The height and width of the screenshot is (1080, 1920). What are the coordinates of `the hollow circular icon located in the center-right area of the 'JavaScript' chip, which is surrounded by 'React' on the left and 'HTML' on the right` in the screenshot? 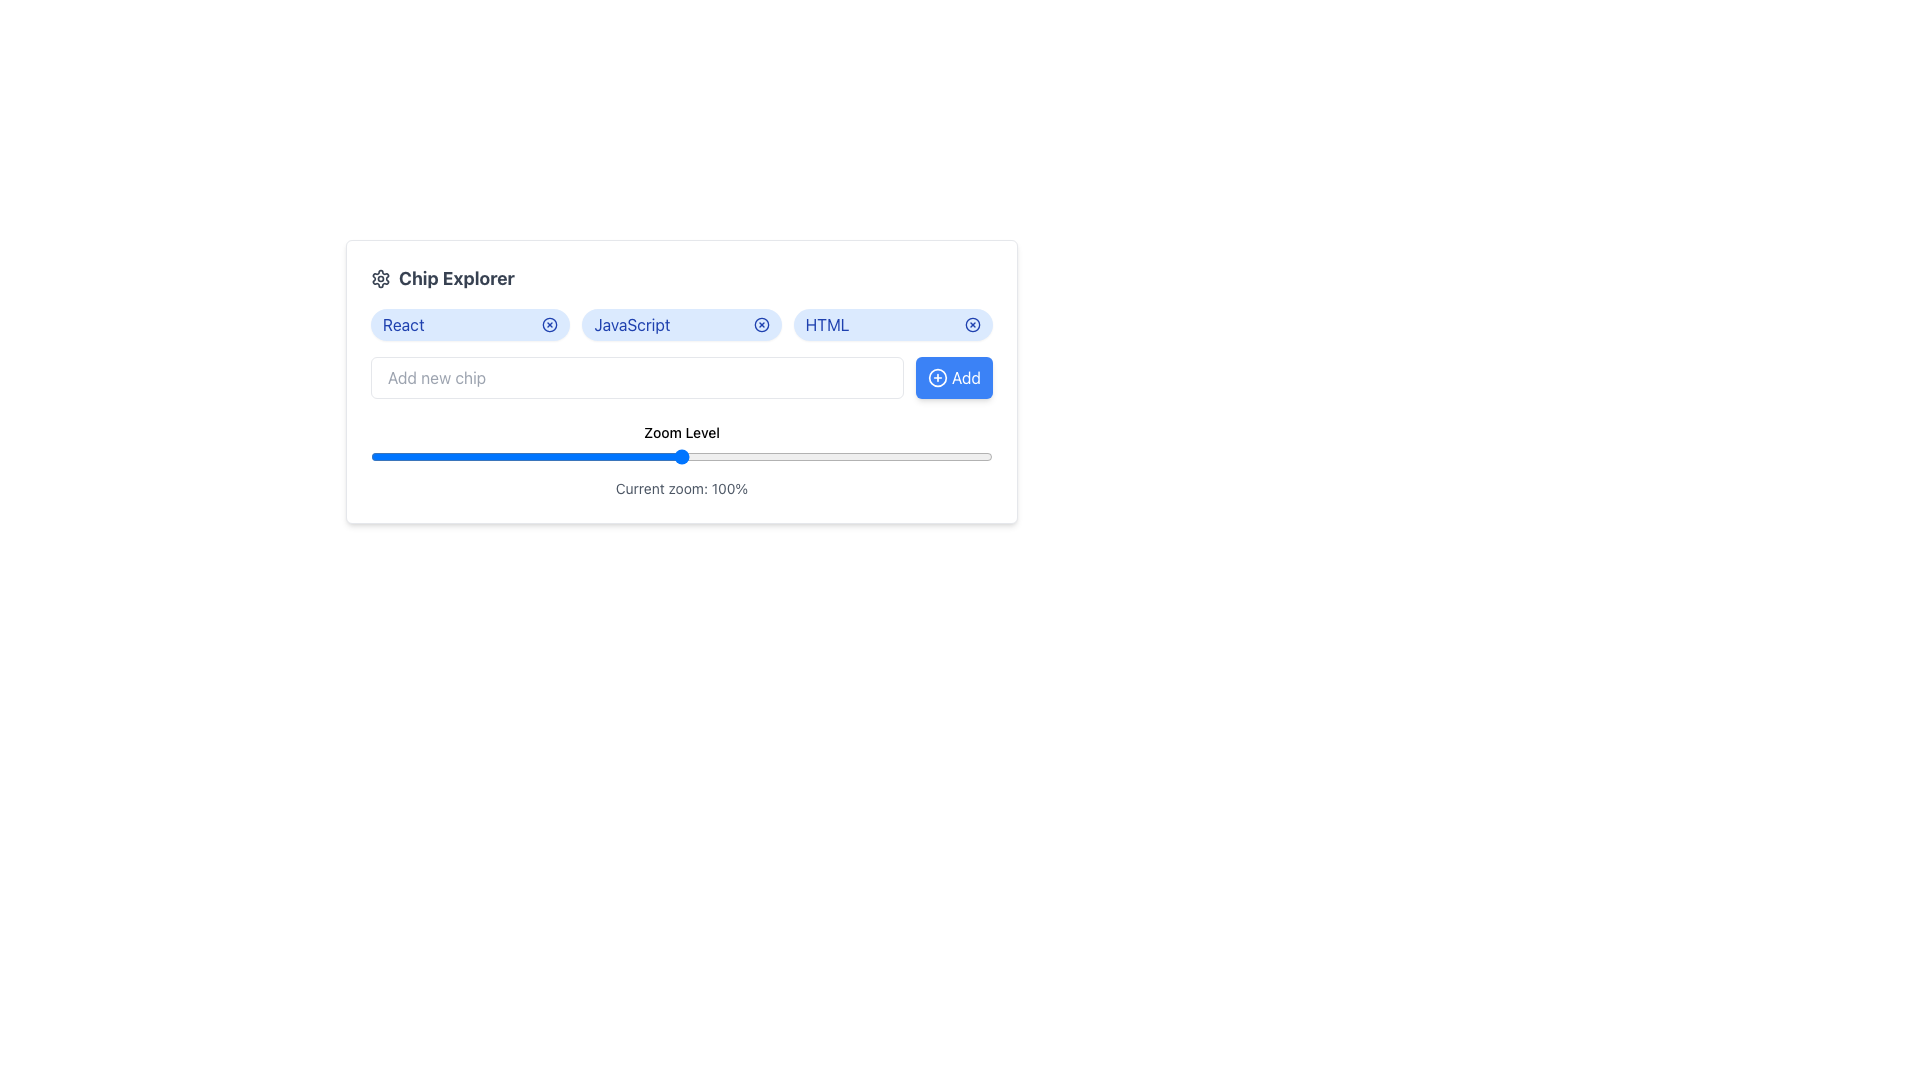 It's located at (550, 323).